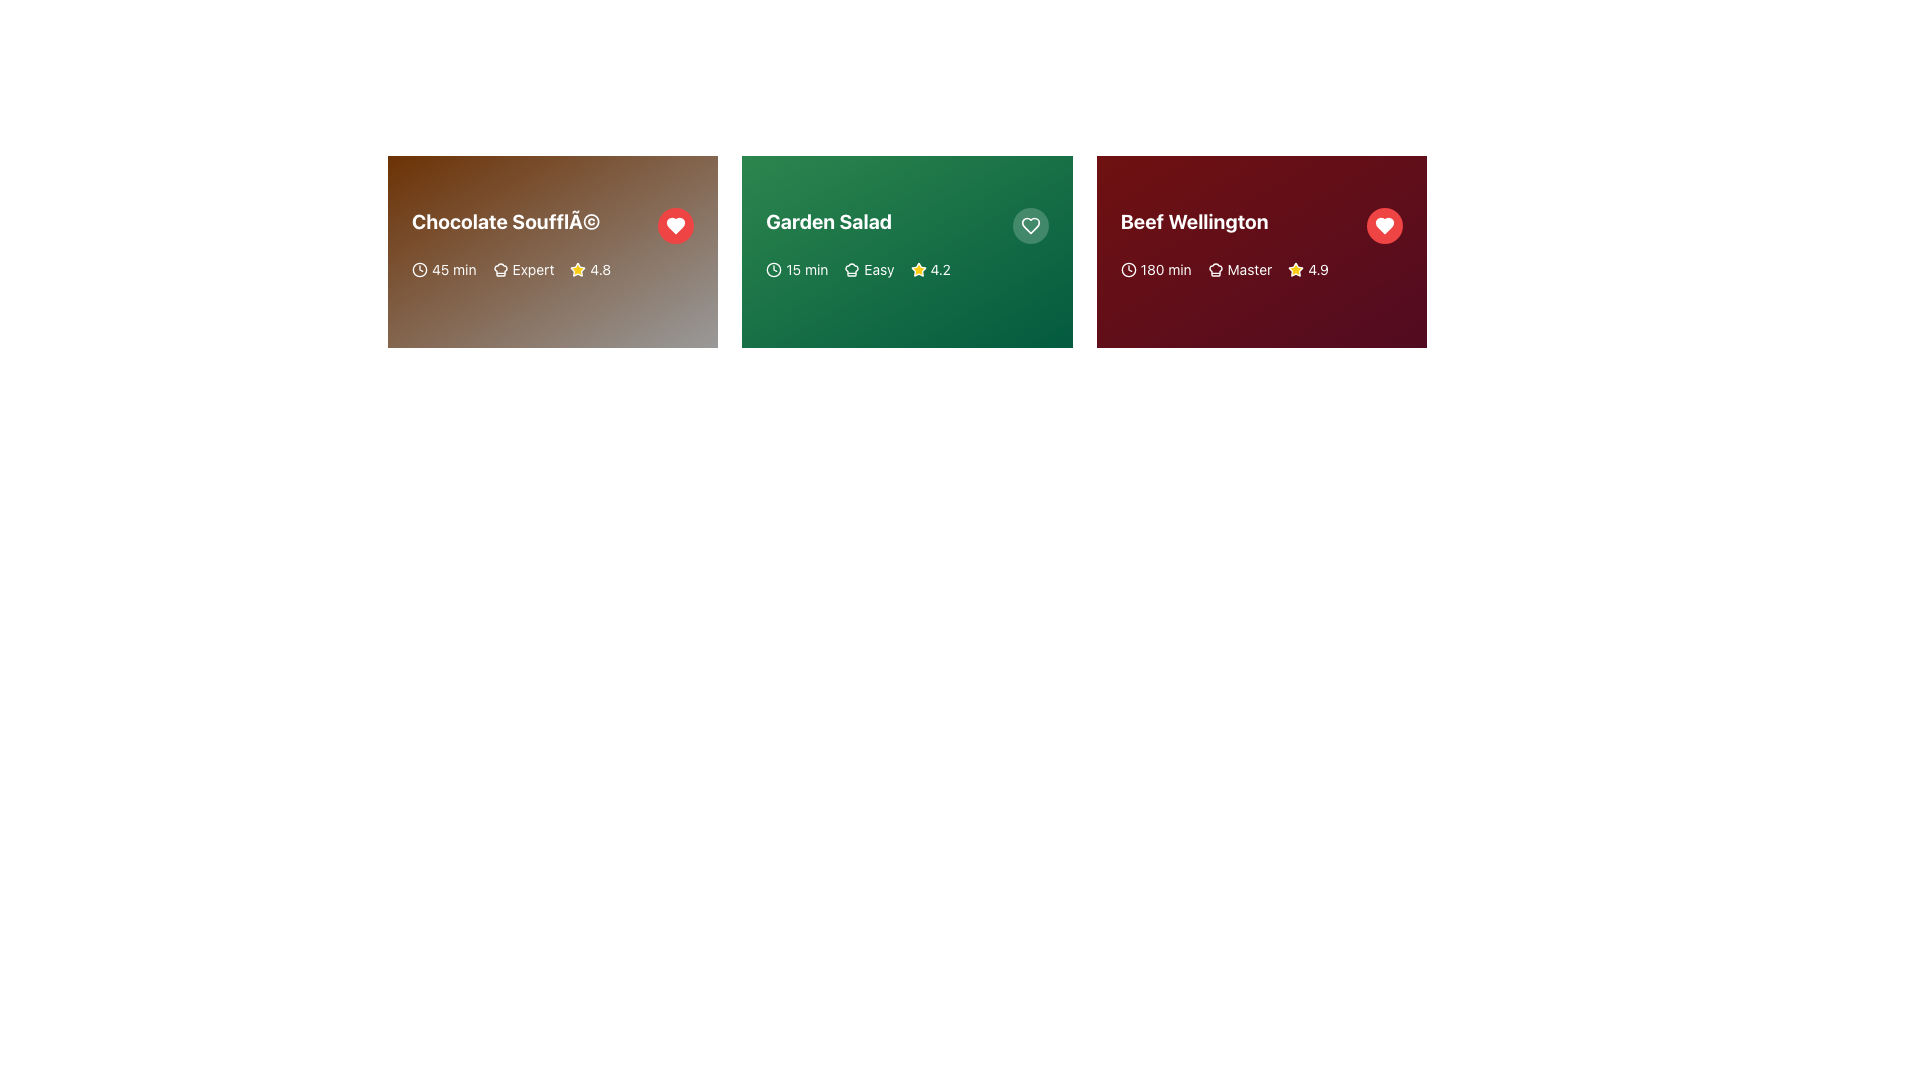 The height and width of the screenshot is (1080, 1920). What do you see at coordinates (796, 270) in the screenshot?
I see `the text element displaying '15 min' with a clock icon in the lower-left area of the 'Garden Salad' card` at bounding box center [796, 270].